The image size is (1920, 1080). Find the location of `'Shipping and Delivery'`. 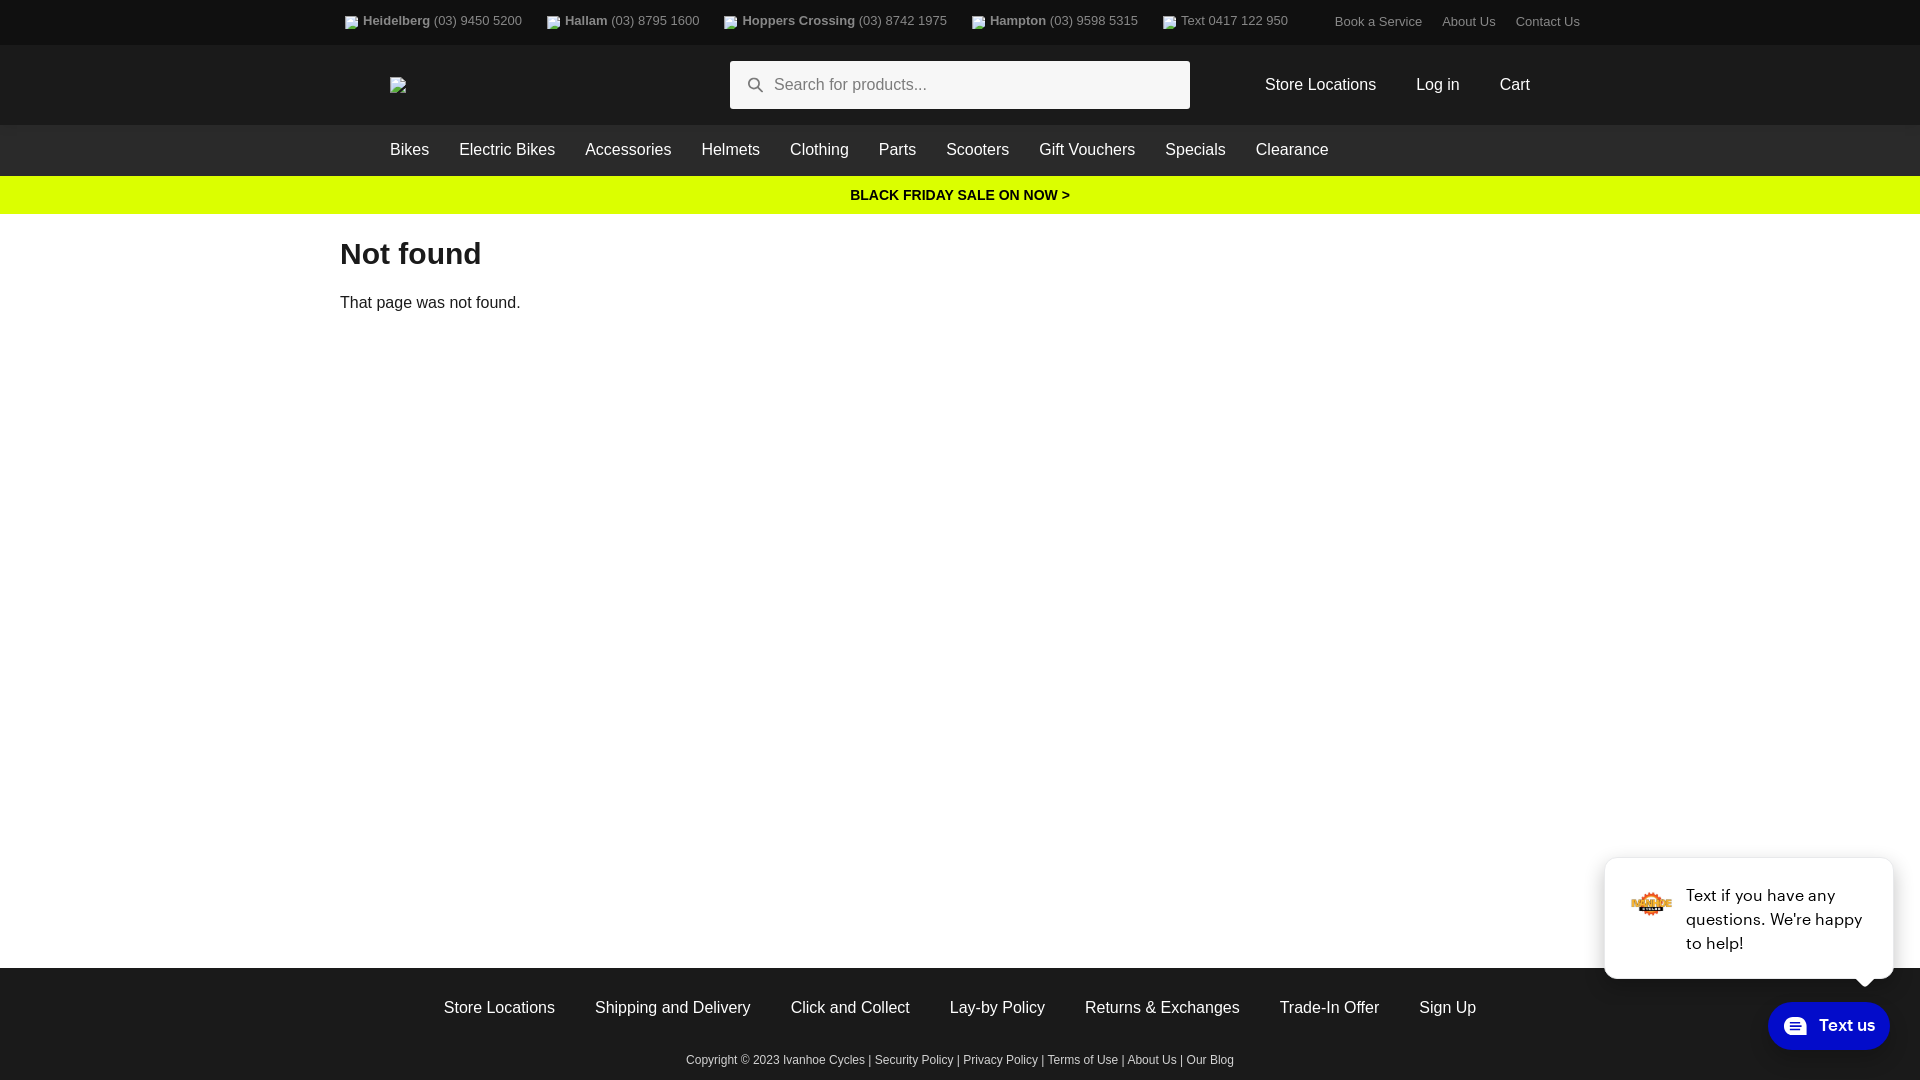

'Shipping and Delivery' is located at coordinates (672, 1008).